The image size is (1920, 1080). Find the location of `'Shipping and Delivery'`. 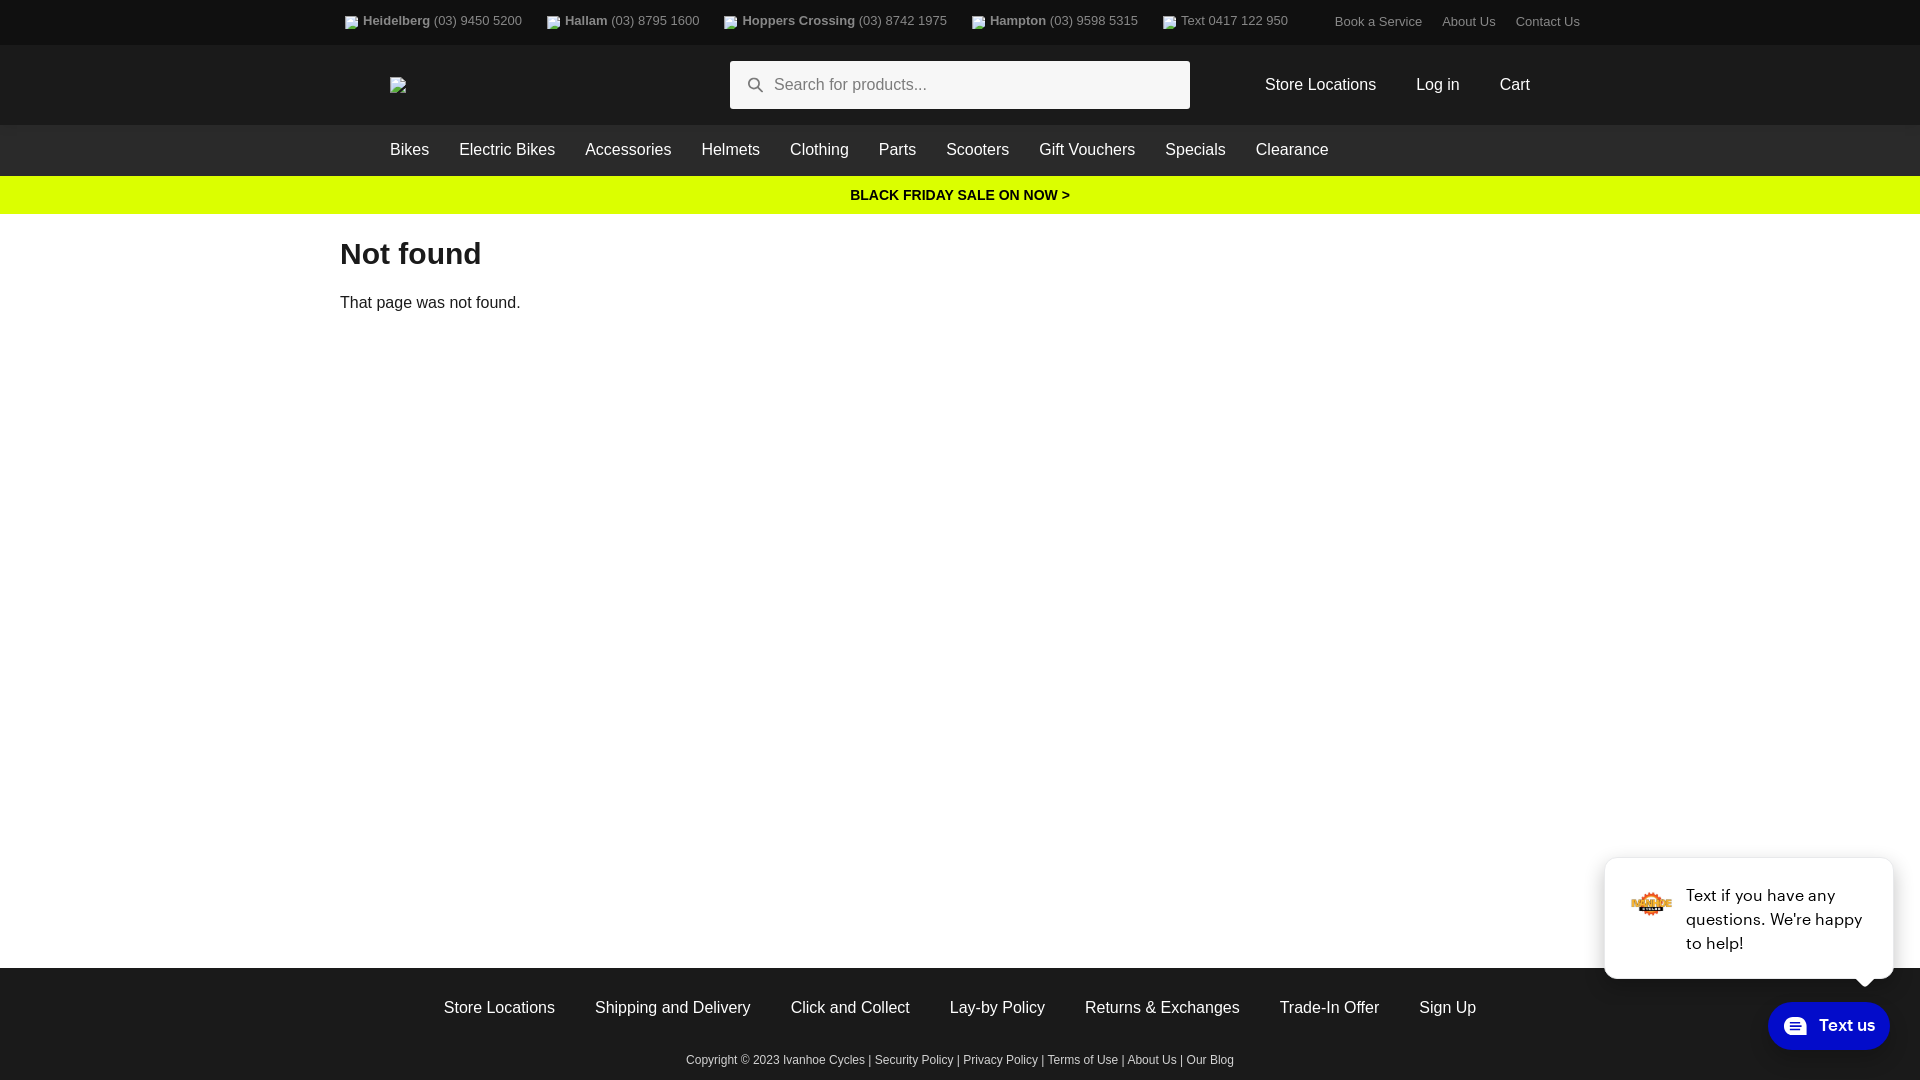

'Shipping and Delivery' is located at coordinates (672, 1008).